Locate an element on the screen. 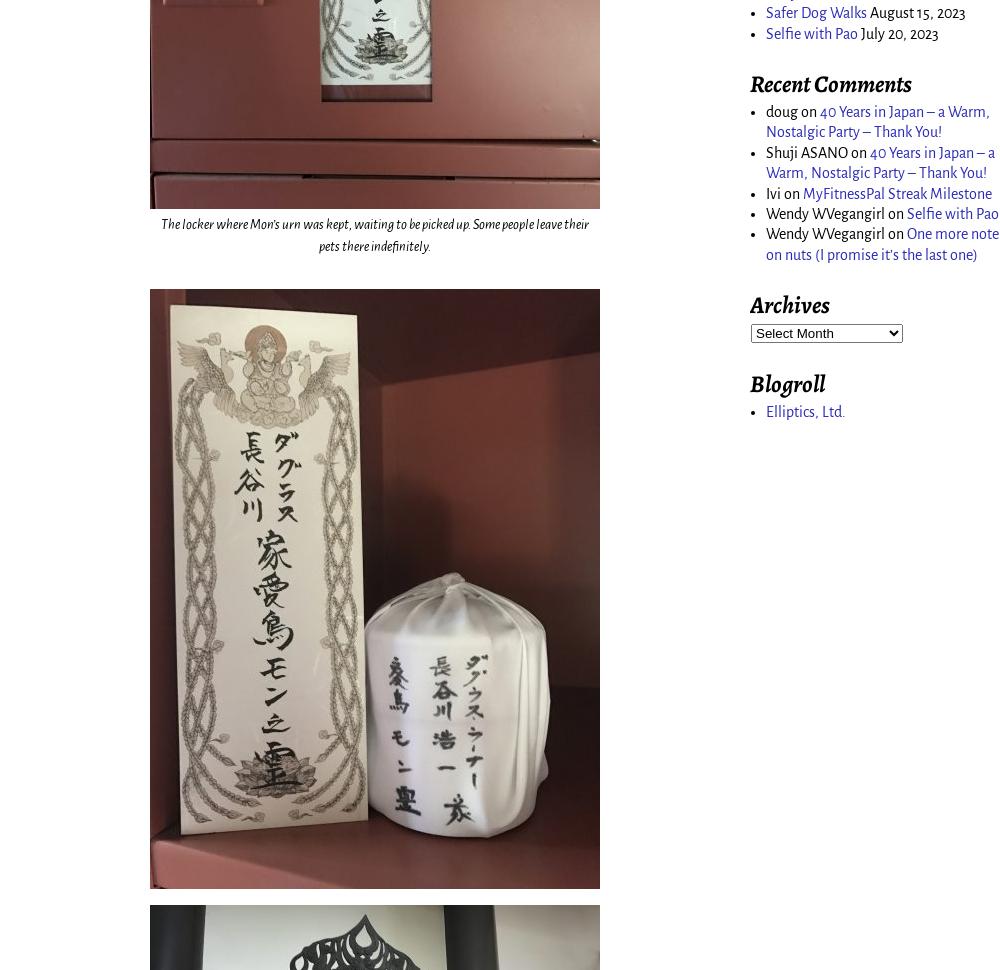 This screenshot has height=970, width=1000. 'doug' is located at coordinates (782, 112).